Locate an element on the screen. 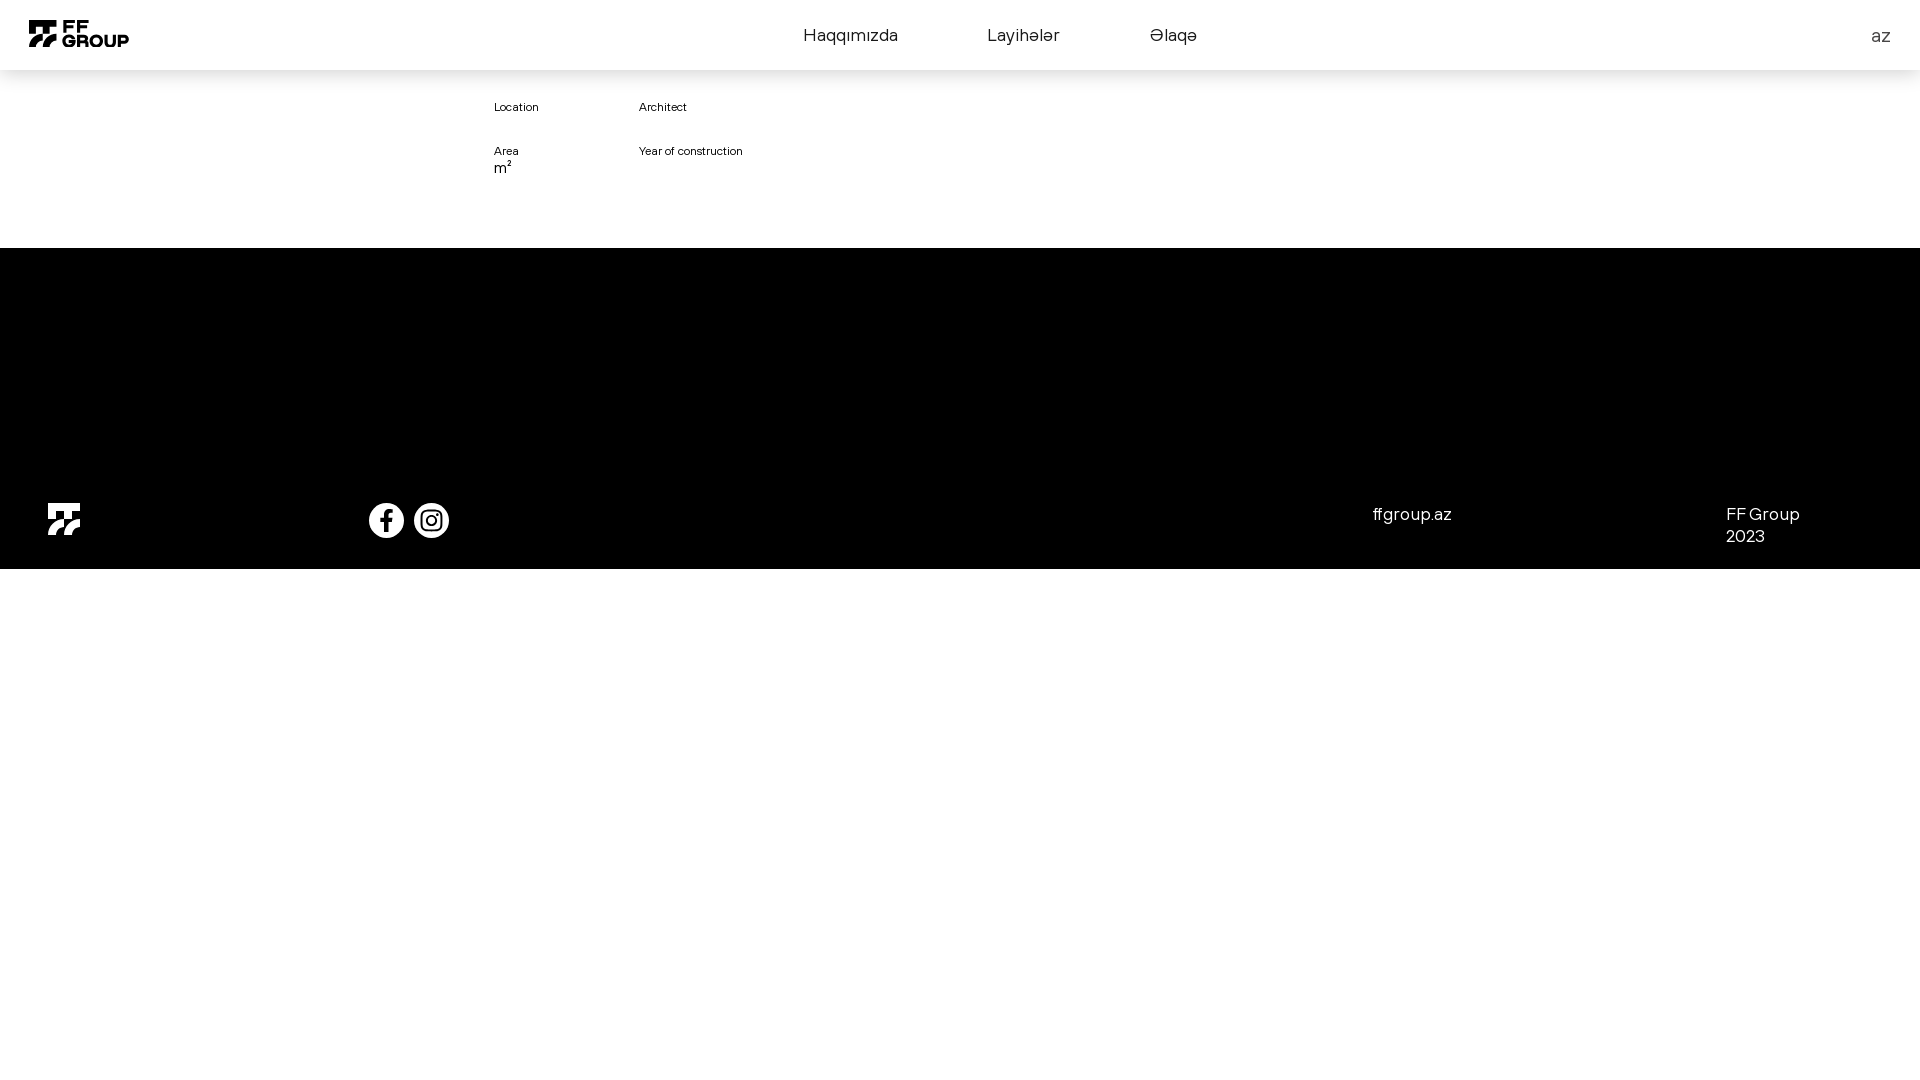  'ffgroup.az' is located at coordinates (1410, 515).